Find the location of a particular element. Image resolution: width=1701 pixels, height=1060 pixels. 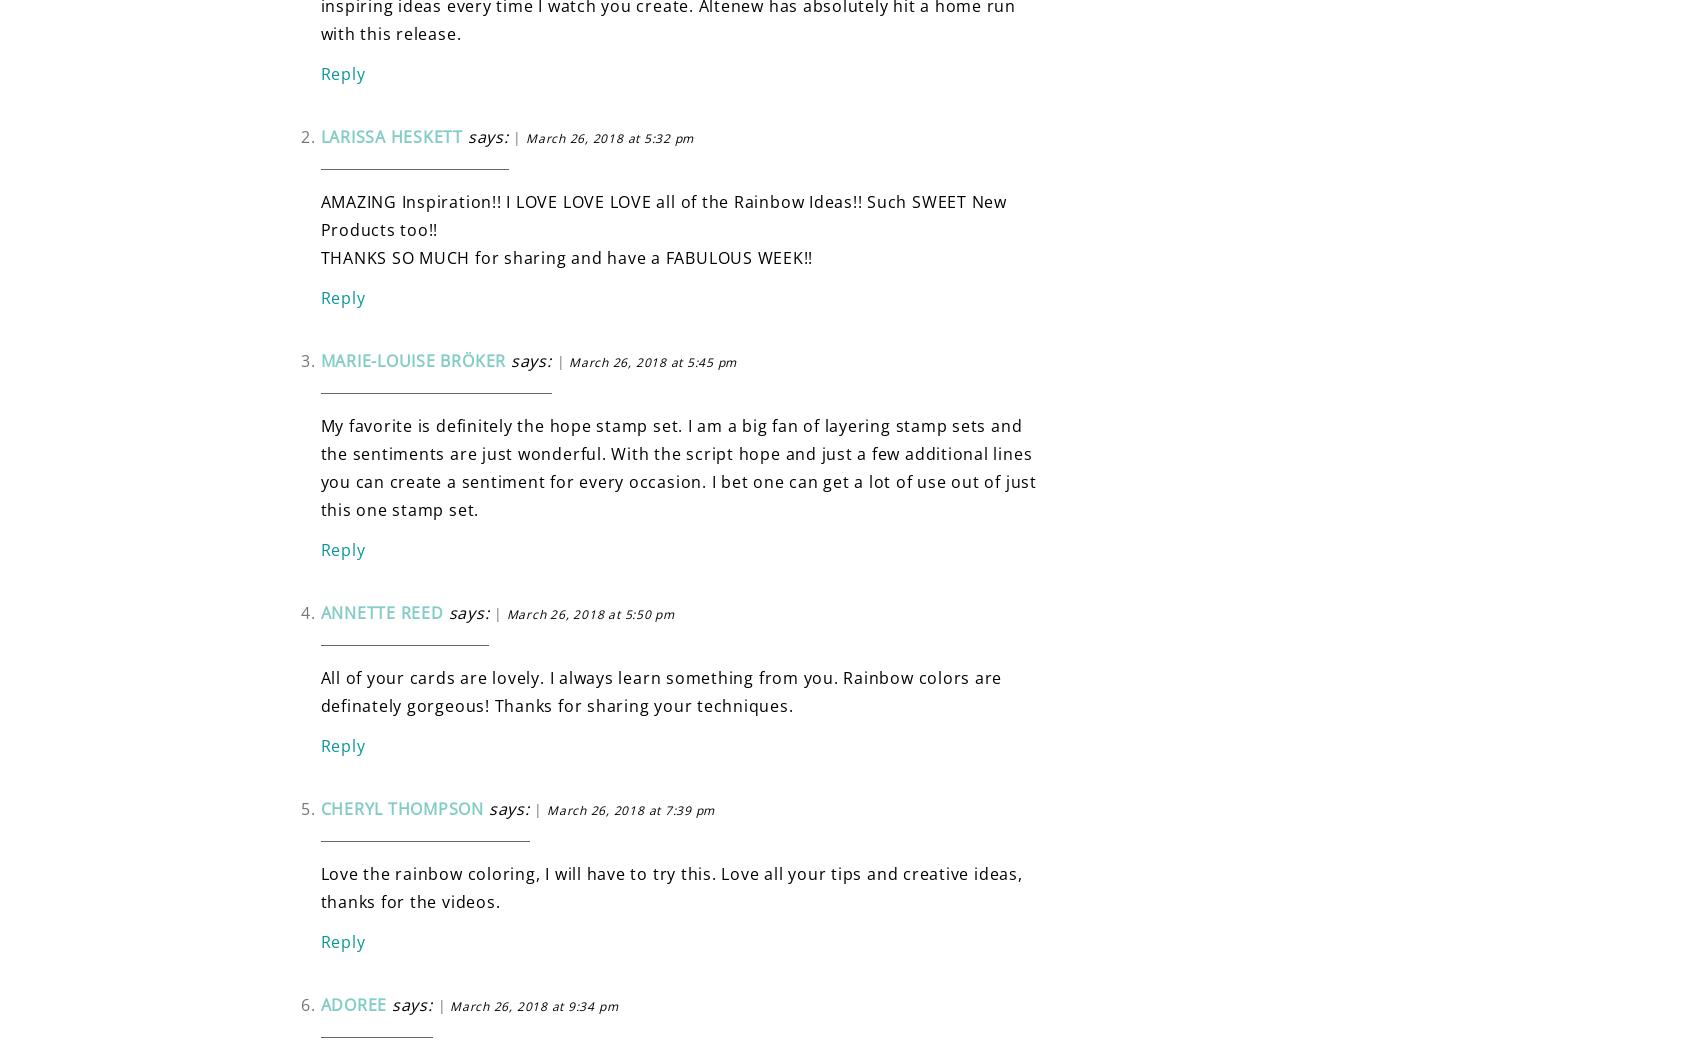

'Larissa Heskett' is located at coordinates (390, 134).